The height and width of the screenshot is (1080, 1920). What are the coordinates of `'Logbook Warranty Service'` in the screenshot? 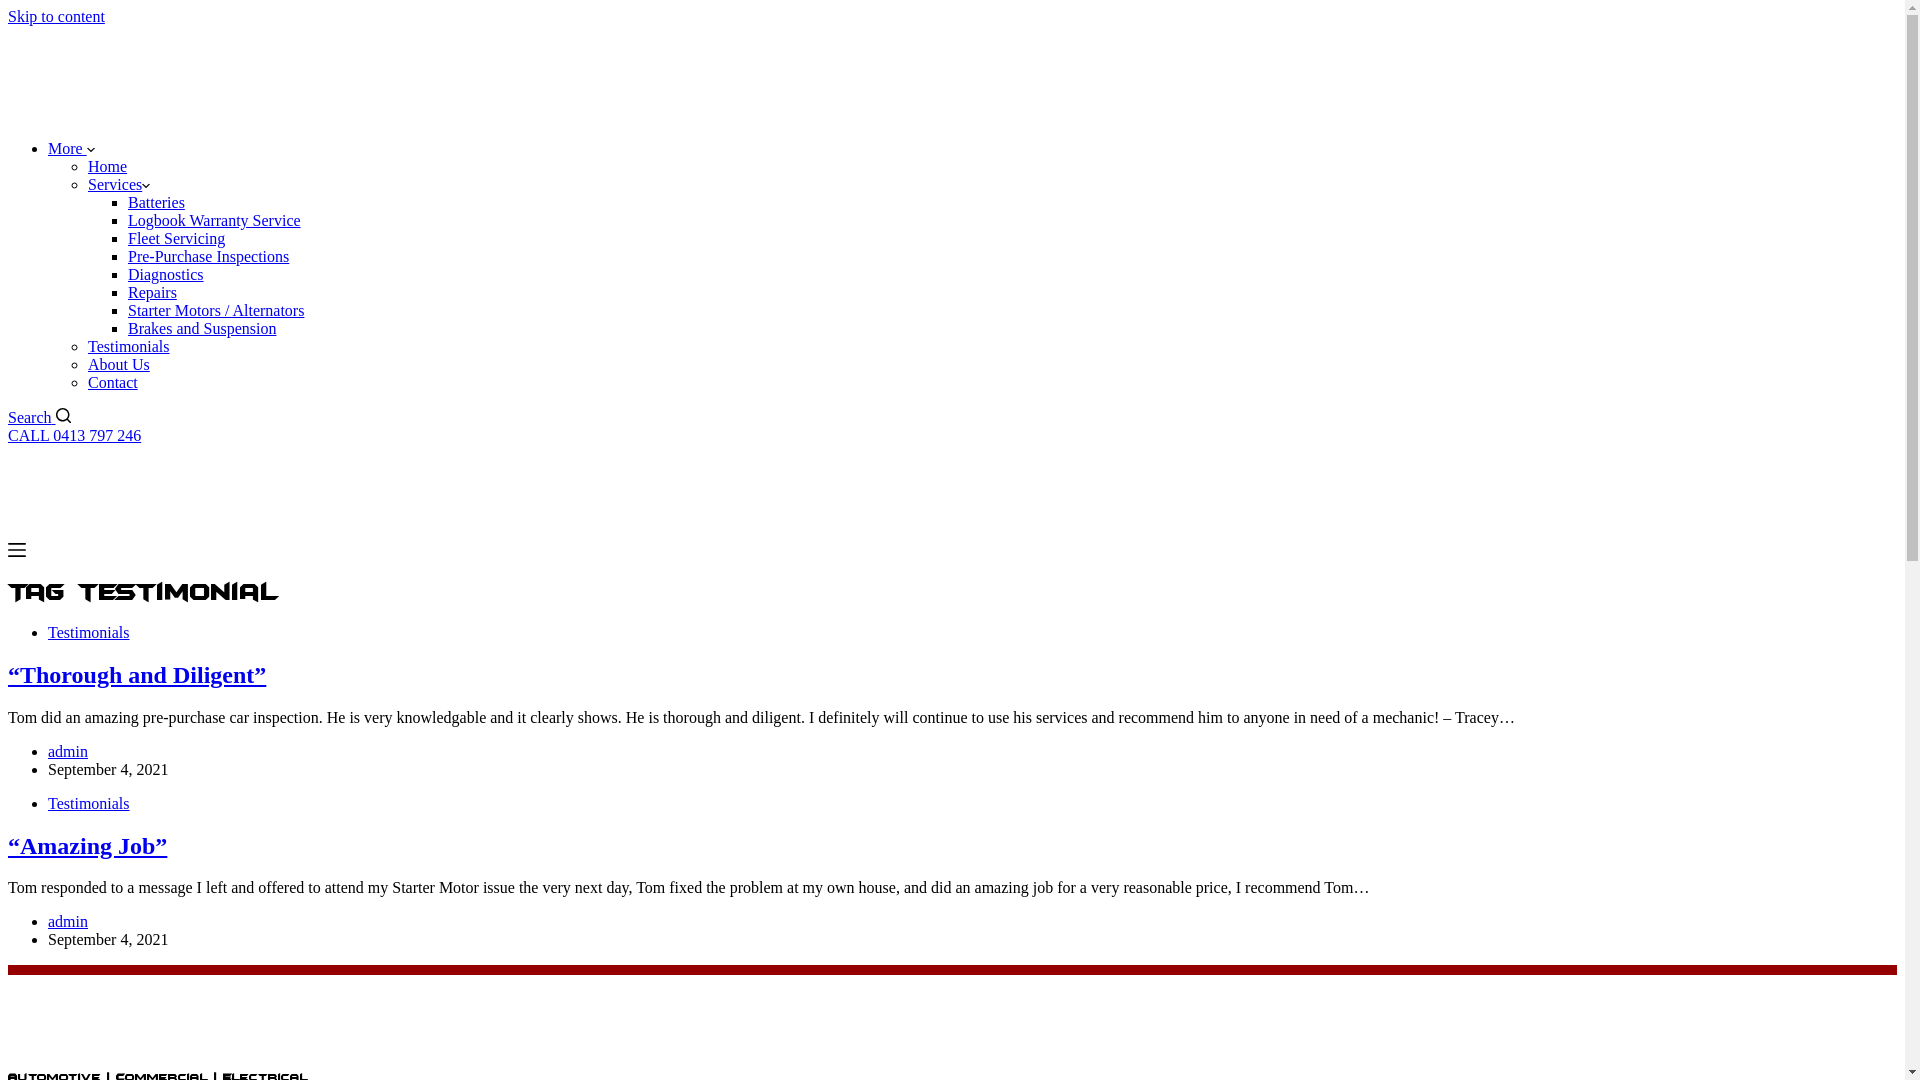 It's located at (127, 220).